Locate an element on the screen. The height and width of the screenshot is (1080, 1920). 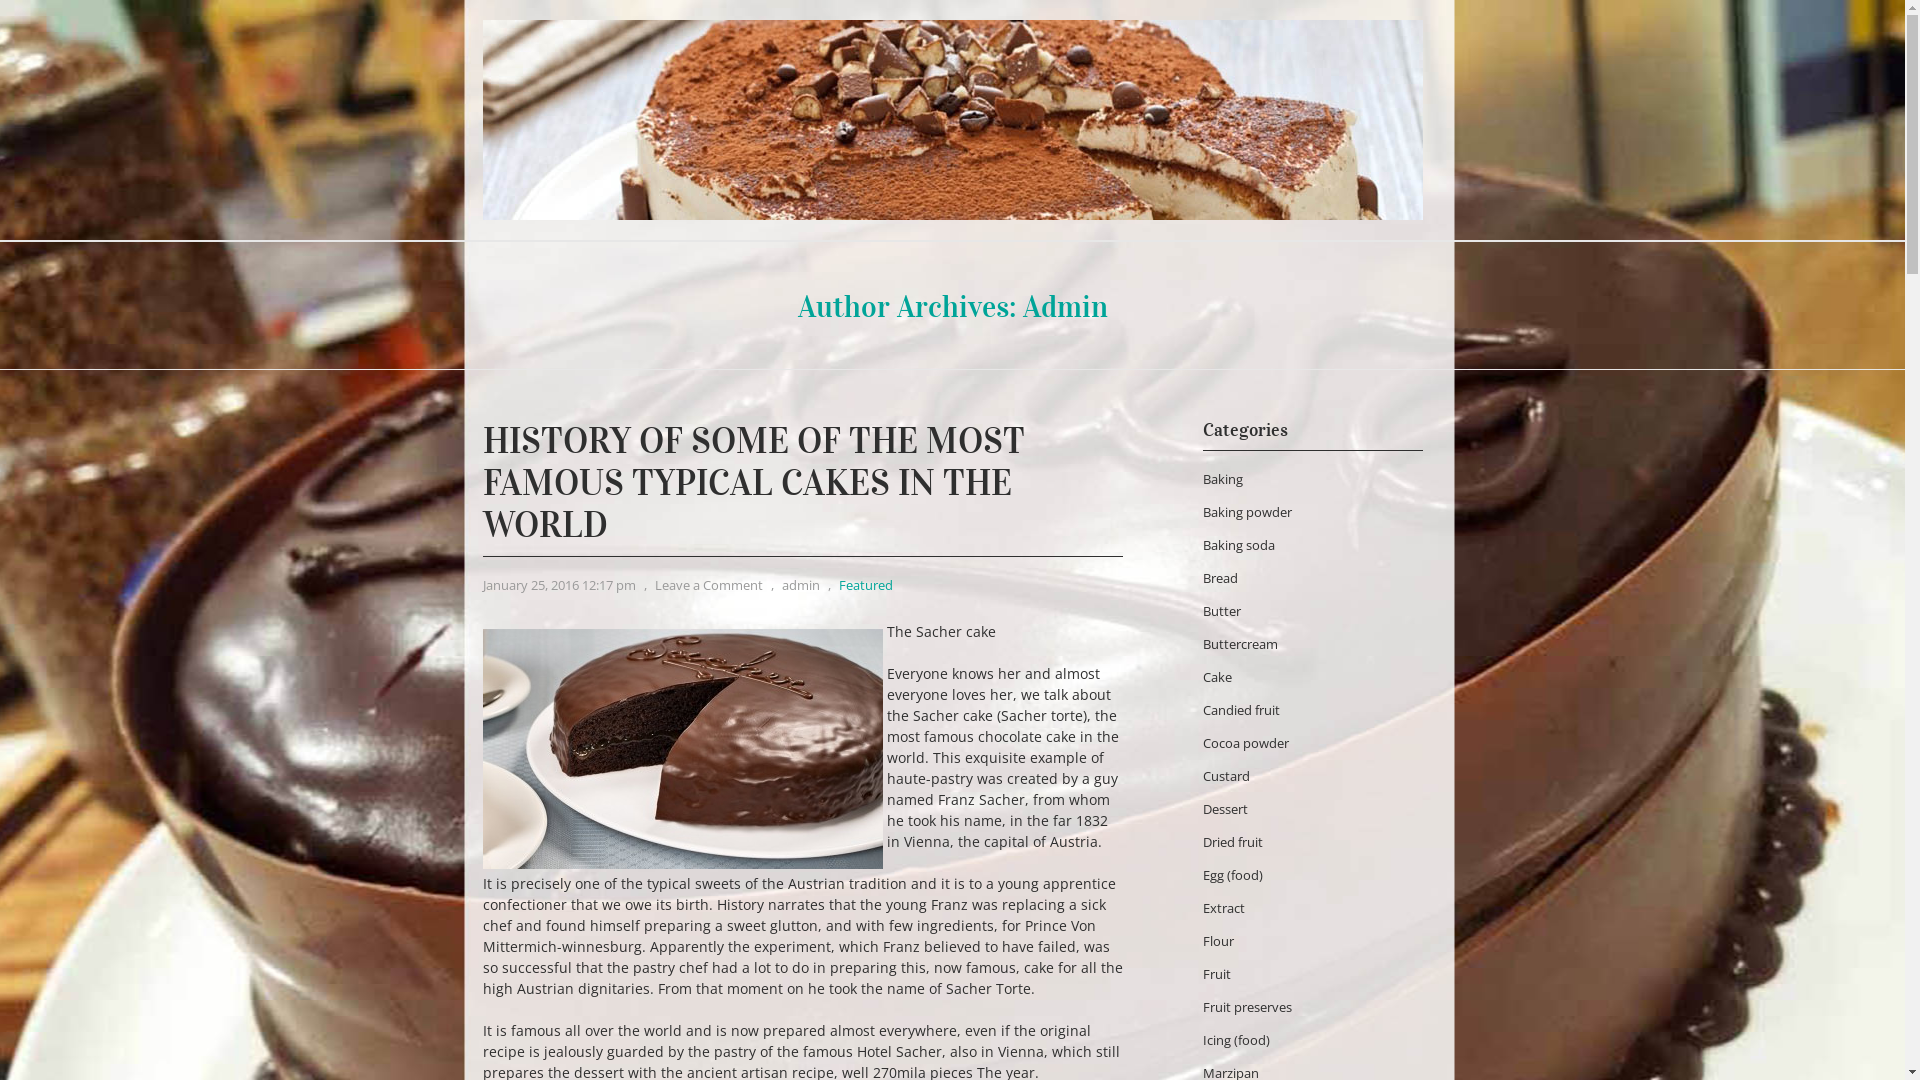
'Custard' is located at coordinates (1224, 774).